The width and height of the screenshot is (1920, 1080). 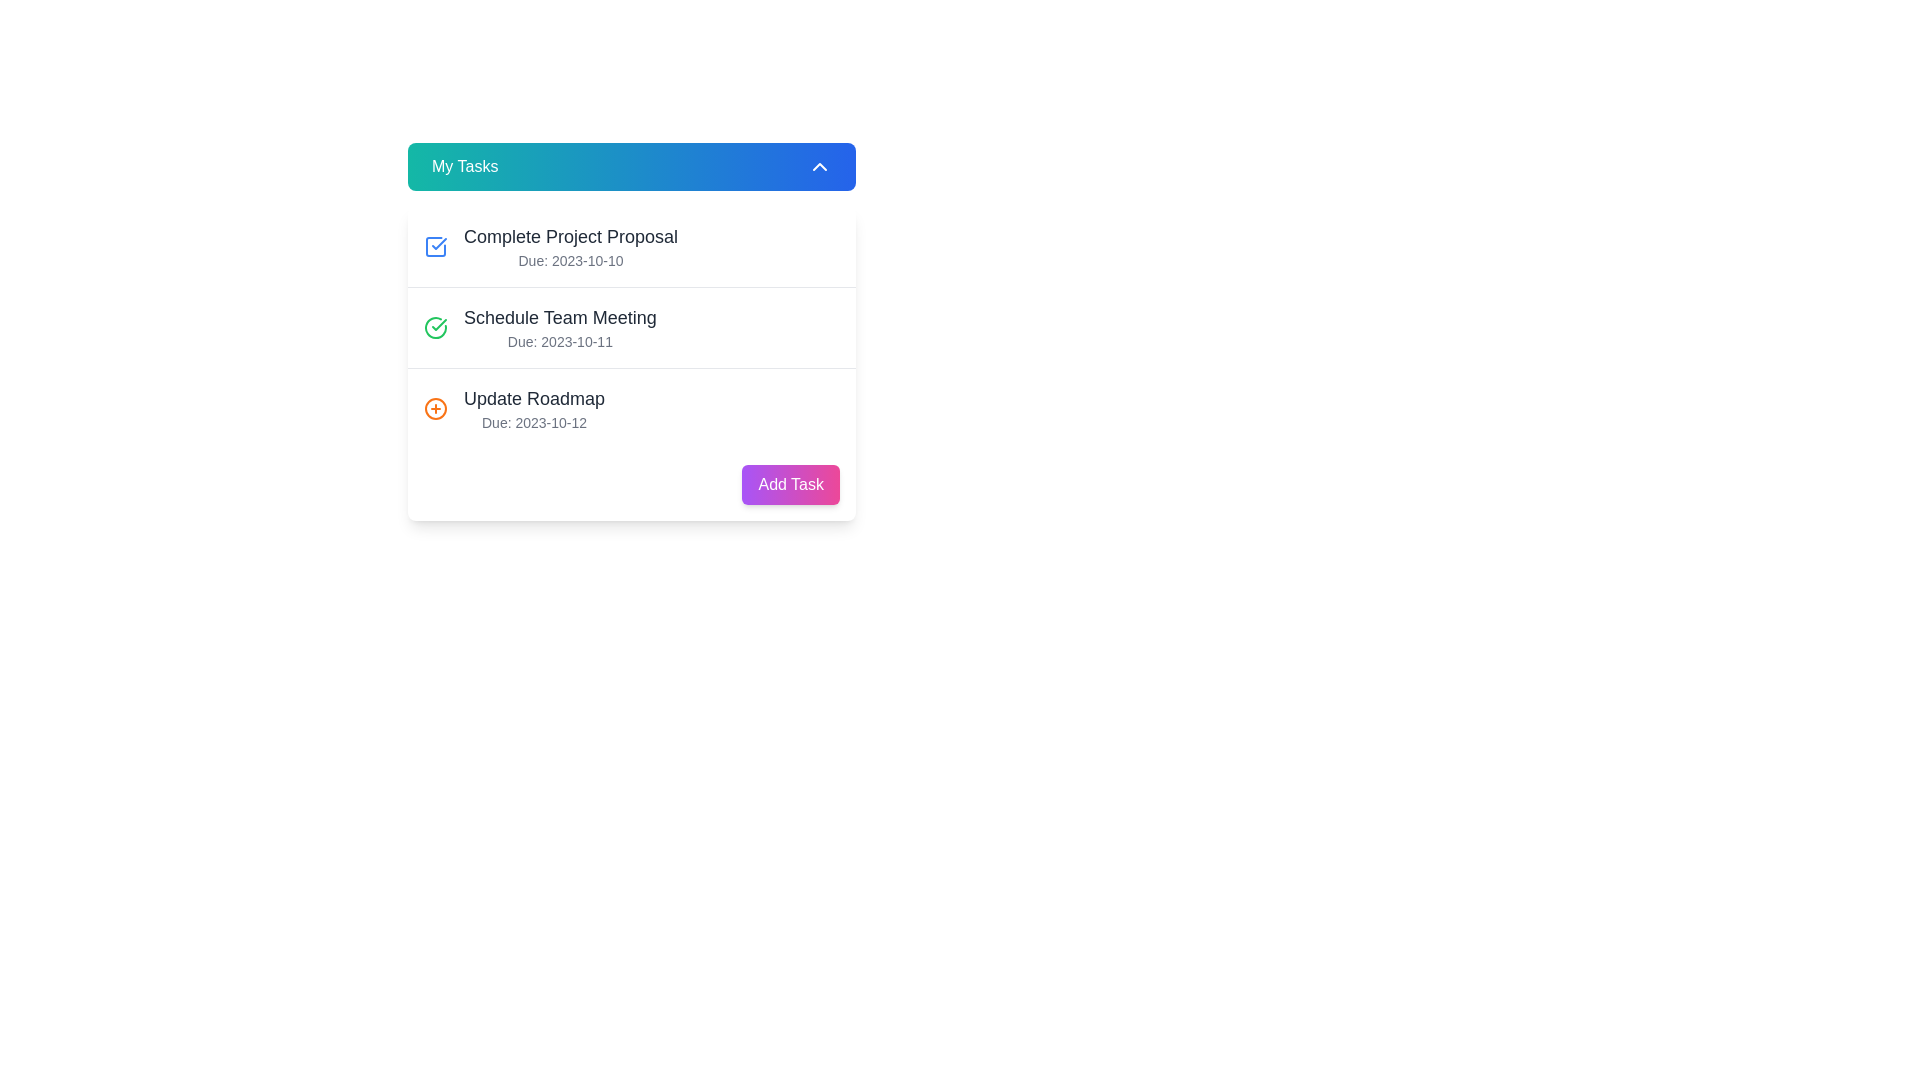 I want to click on the green circular icon with a checkmark inside, which indicates a completed task, located to the left of the text 'Schedule Team Meeting', so click(x=435, y=326).